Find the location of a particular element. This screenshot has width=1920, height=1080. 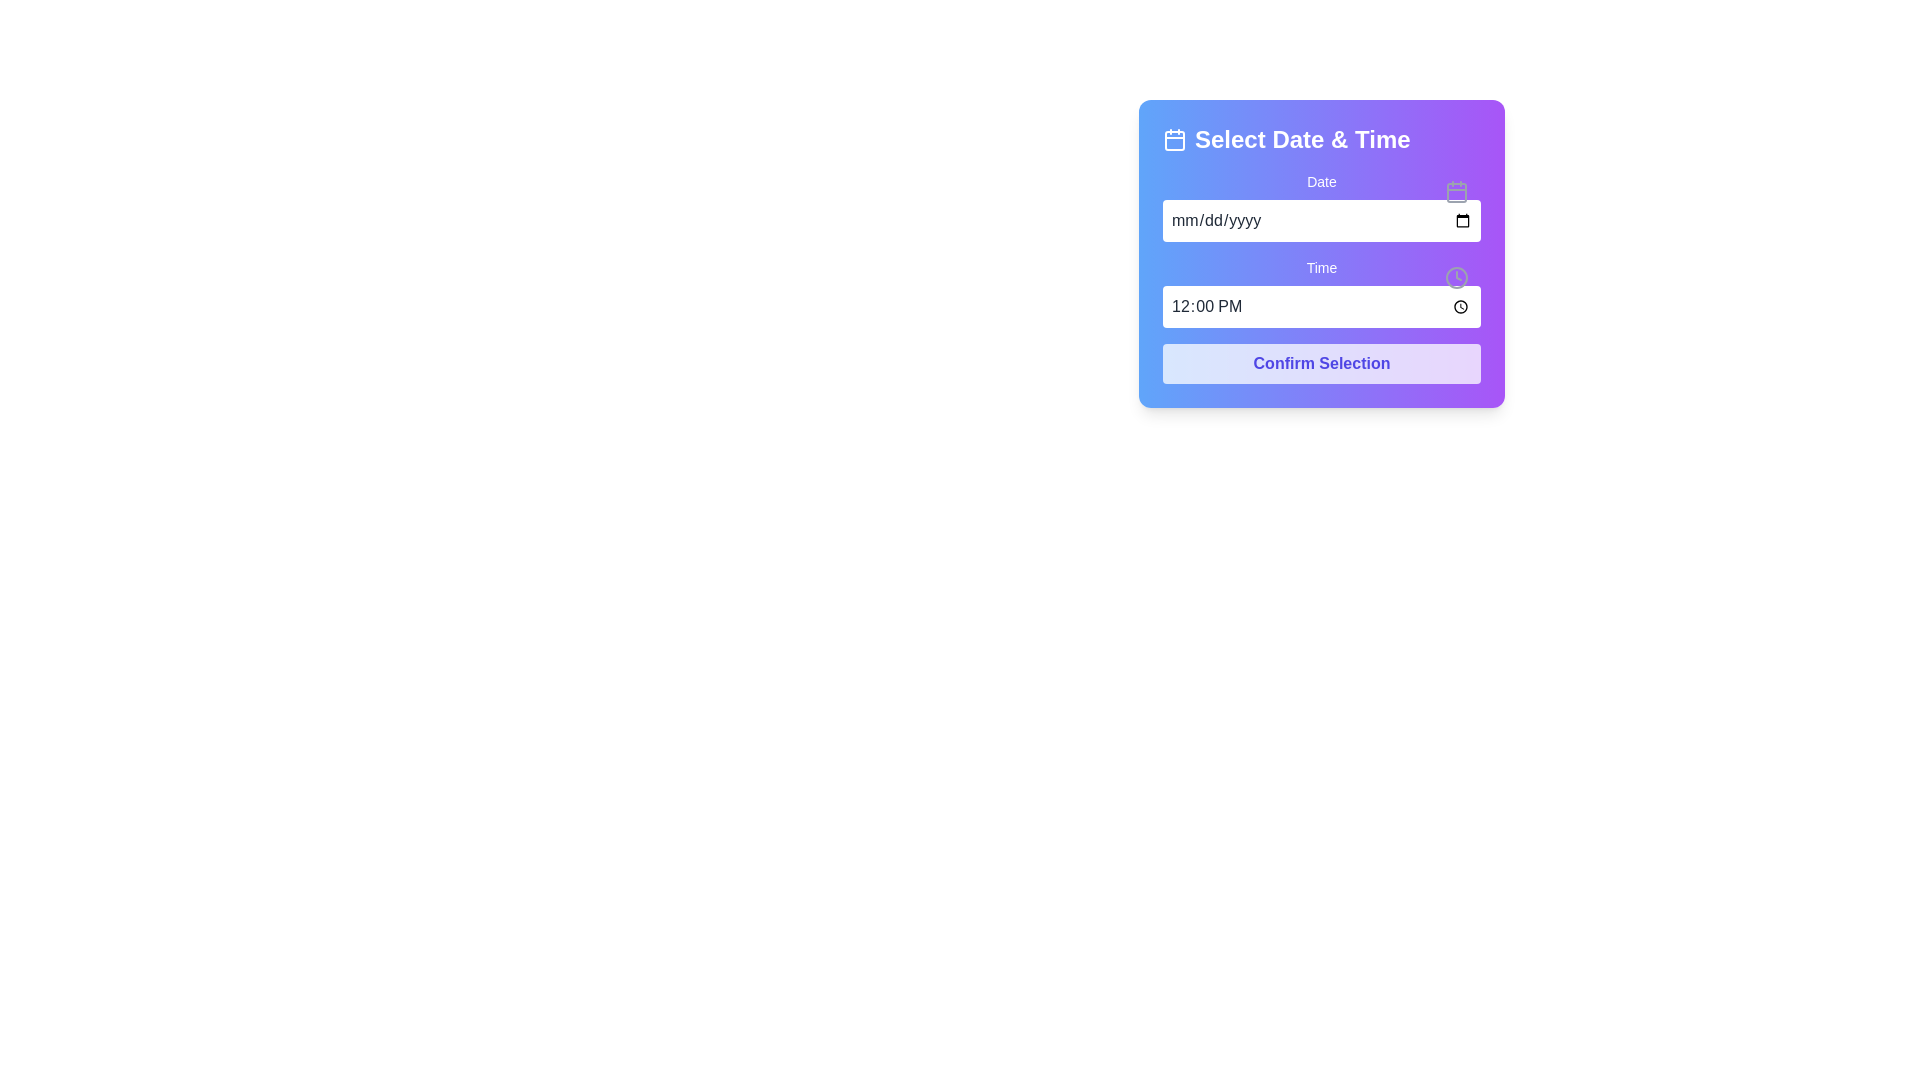

the Date Input Field with Calendar Trigger is located at coordinates (1321, 207).